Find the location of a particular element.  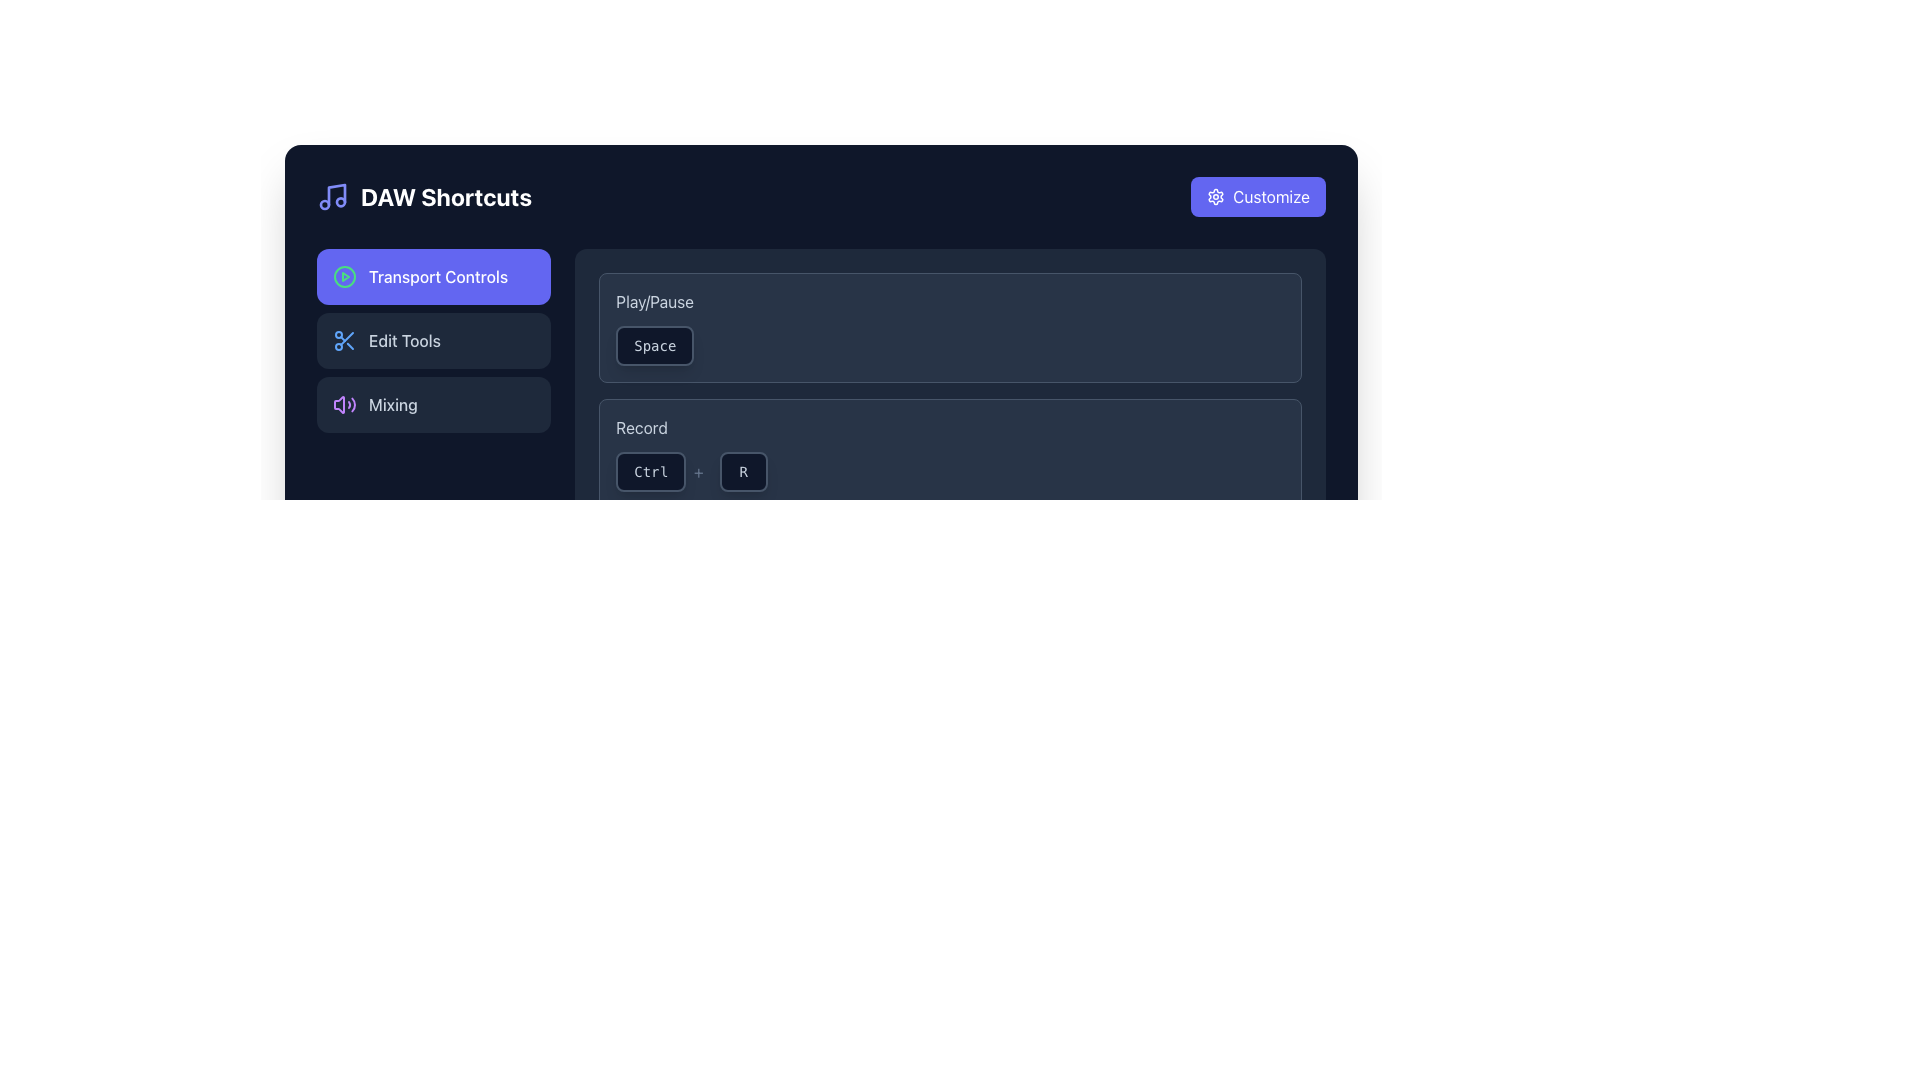

the scissors icon within the 'Edit Tools' button located in the left-hand sidebar of the application interface is located at coordinates (345, 339).